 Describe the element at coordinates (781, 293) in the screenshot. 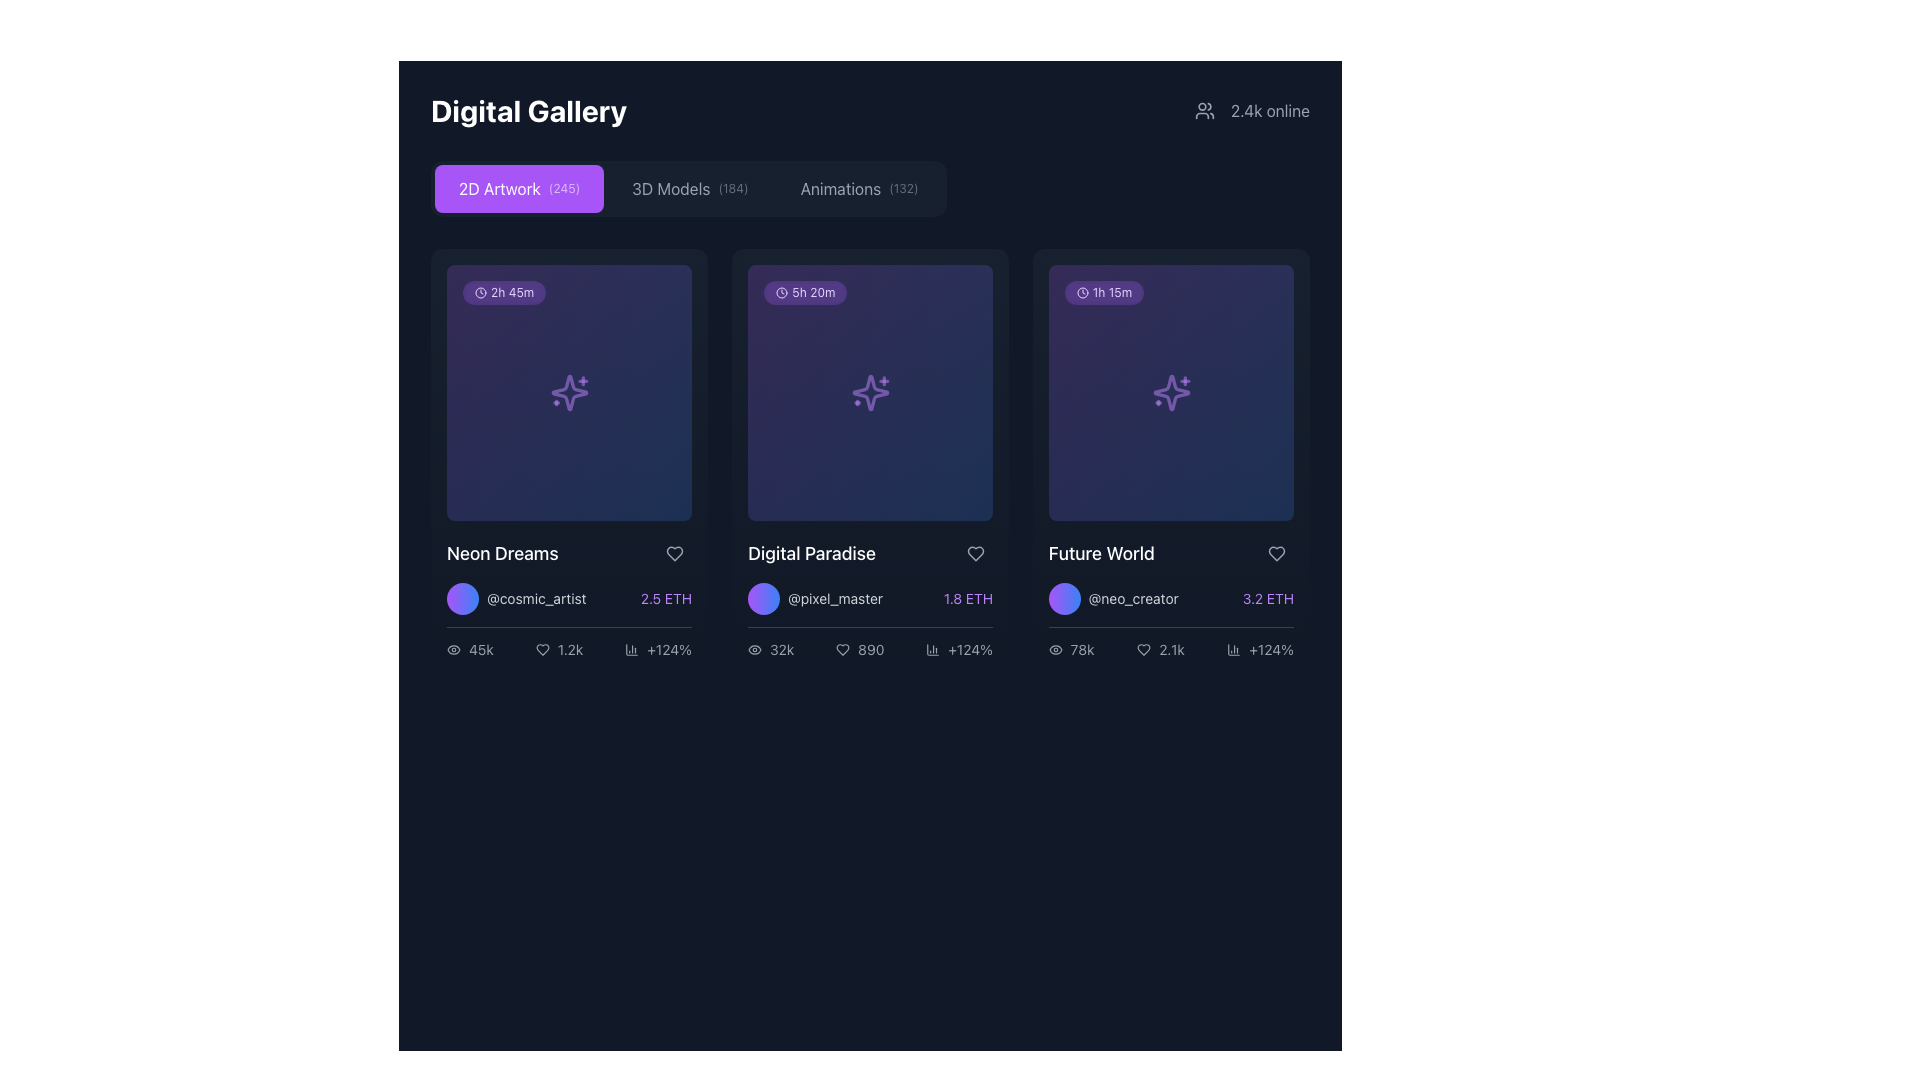

I see `the small circular clock icon with a hollow outline located in the top-left portion of the 'Digital Paradise' card, which has clock hands pointing towards specific positions` at that location.